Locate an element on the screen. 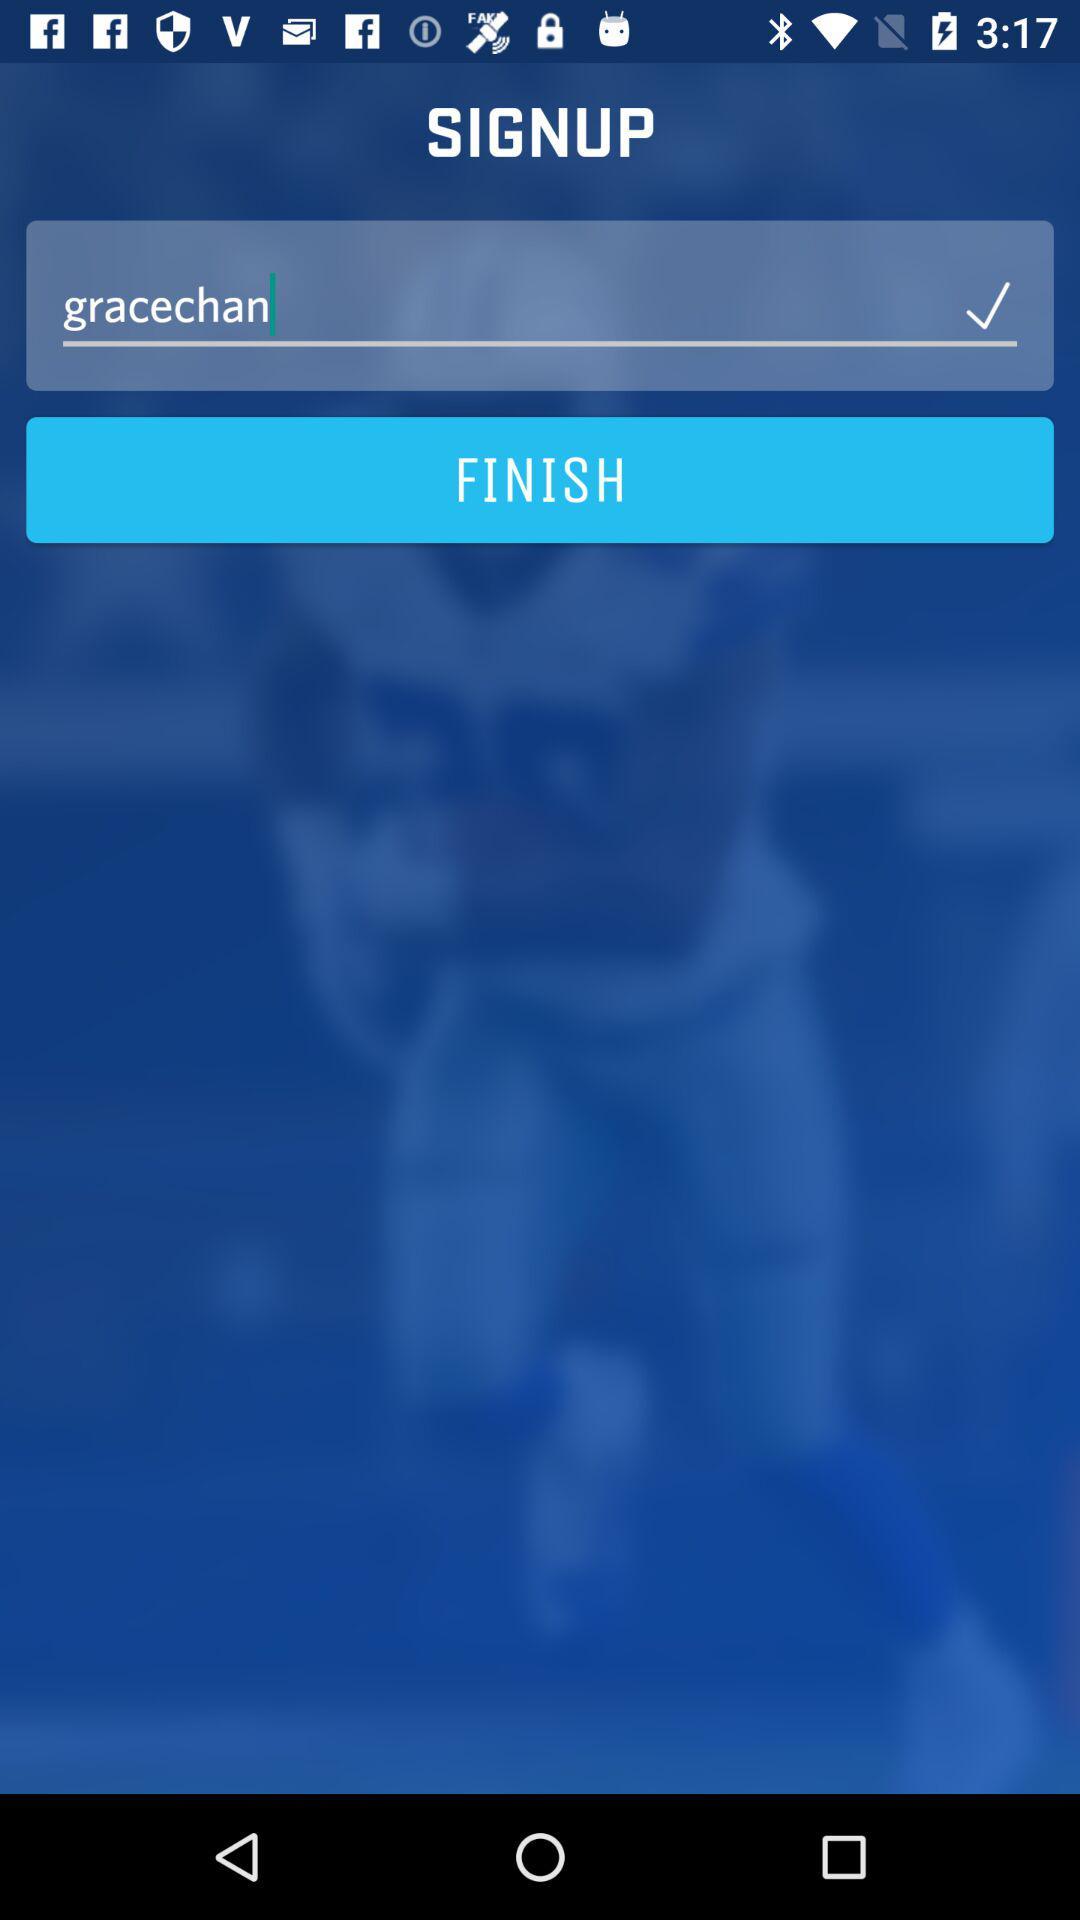 The height and width of the screenshot is (1920, 1080). finish icon is located at coordinates (540, 480).